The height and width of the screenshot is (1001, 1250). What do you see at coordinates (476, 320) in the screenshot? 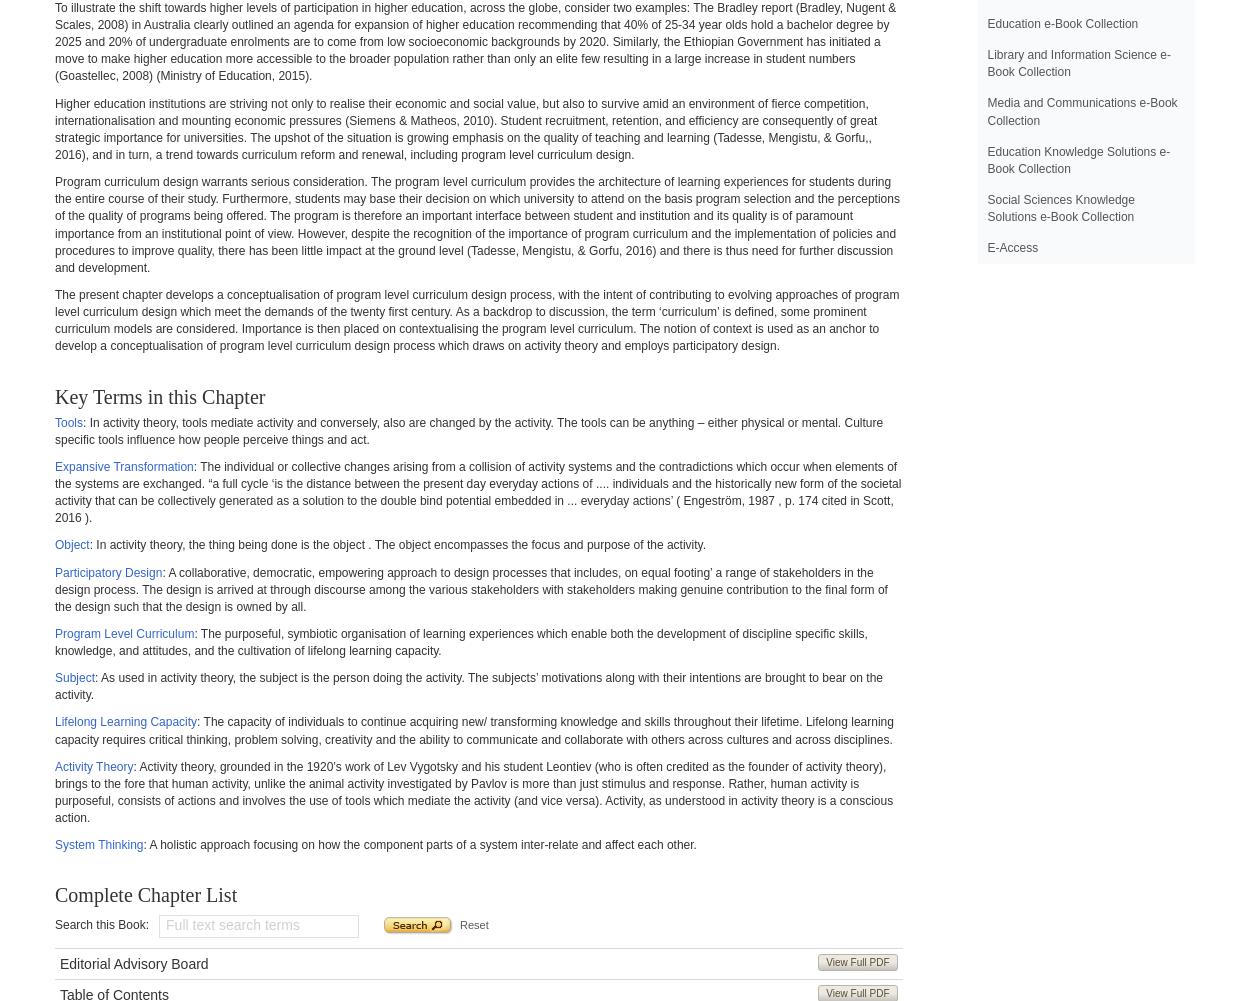
I see `'The present chapter develops a conceptualisation of program level curriculum design process, with the intent of contributing to evolving approaches of program level curriculum design which meet the demands of the twenty first century. As a backdrop to discussion, the term ‘curriculum’ is defined, some prominent curriculum models are considered. Importance is then placed on contextualising the program level curriculum. The notion of context is used as an anchor to develop a conceptualisation of program level curriculum design process which draws on activity theory and employs participatory design.'` at bounding box center [476, 320].